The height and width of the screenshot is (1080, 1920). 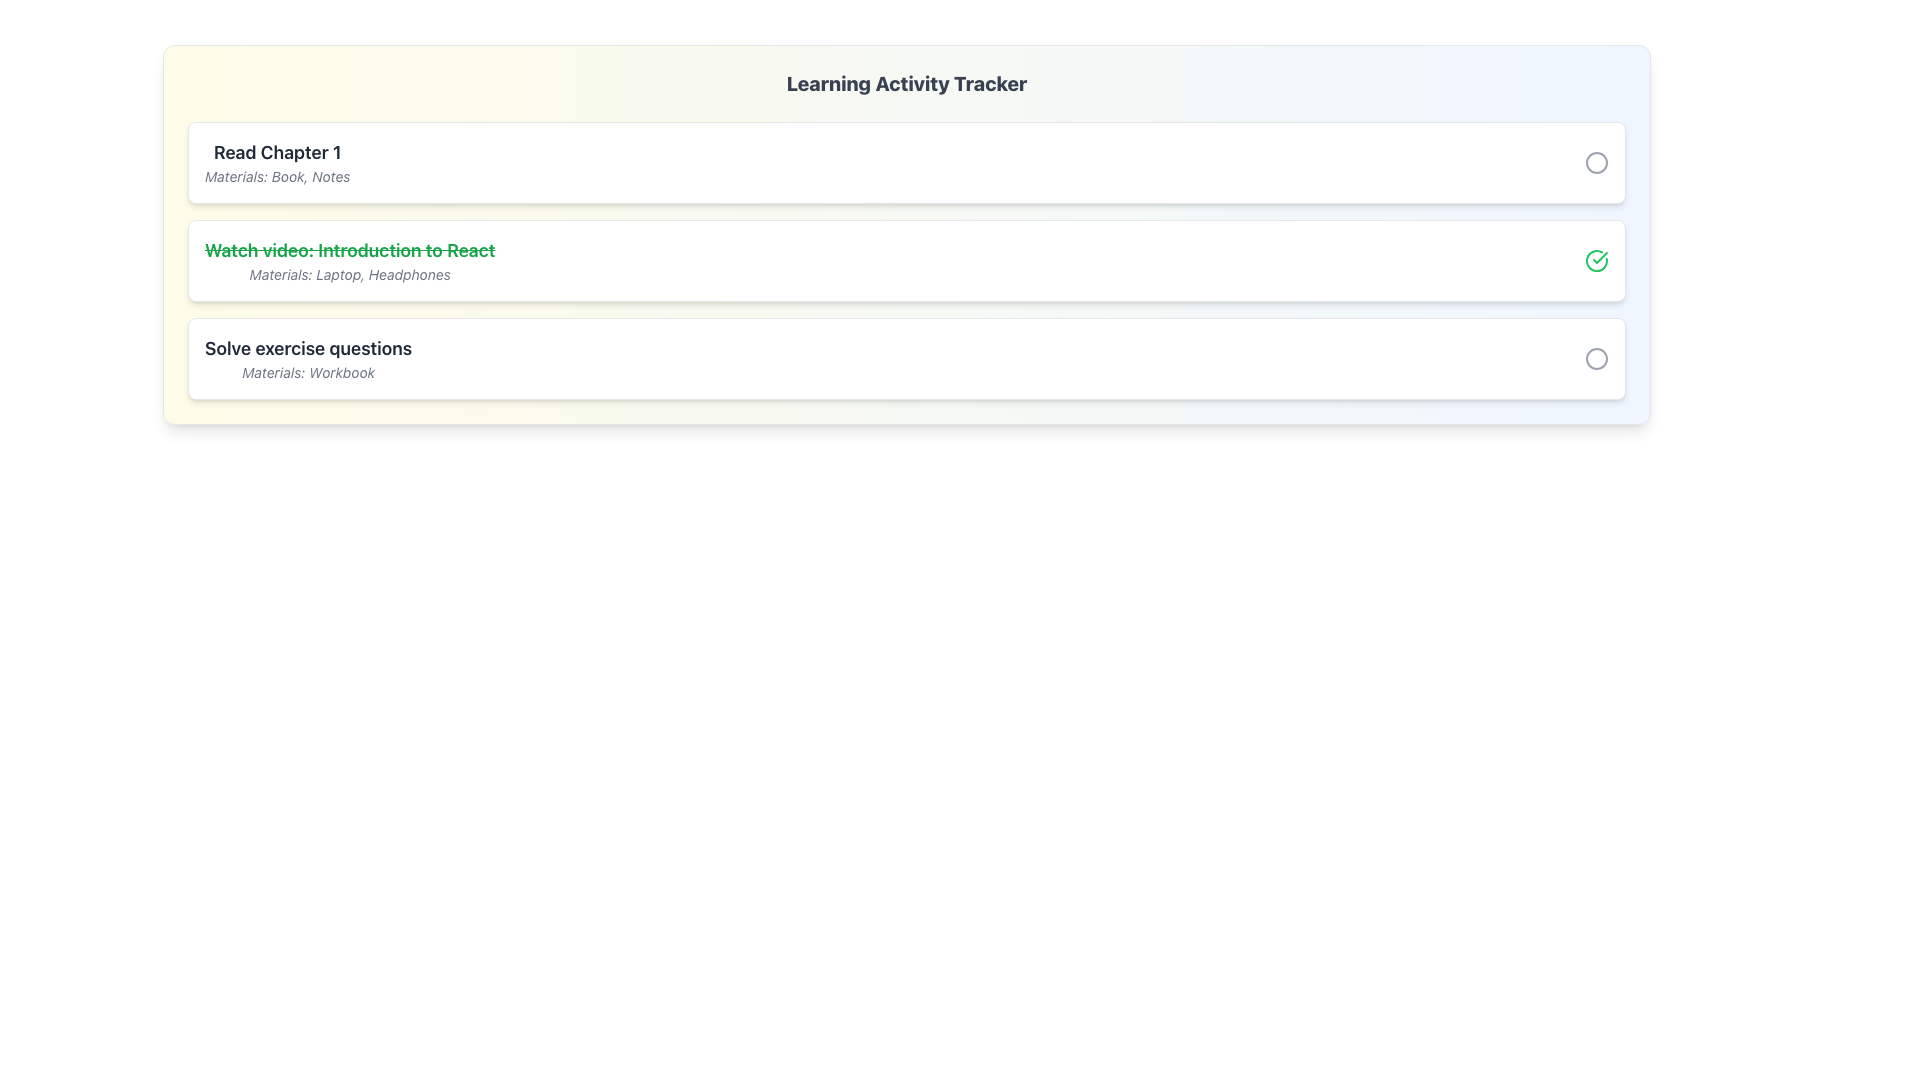 I want to click on the text label that describes the task 'Solve exercise questions' which is located within the third item of a vertical list, so click(x=307, y=347).